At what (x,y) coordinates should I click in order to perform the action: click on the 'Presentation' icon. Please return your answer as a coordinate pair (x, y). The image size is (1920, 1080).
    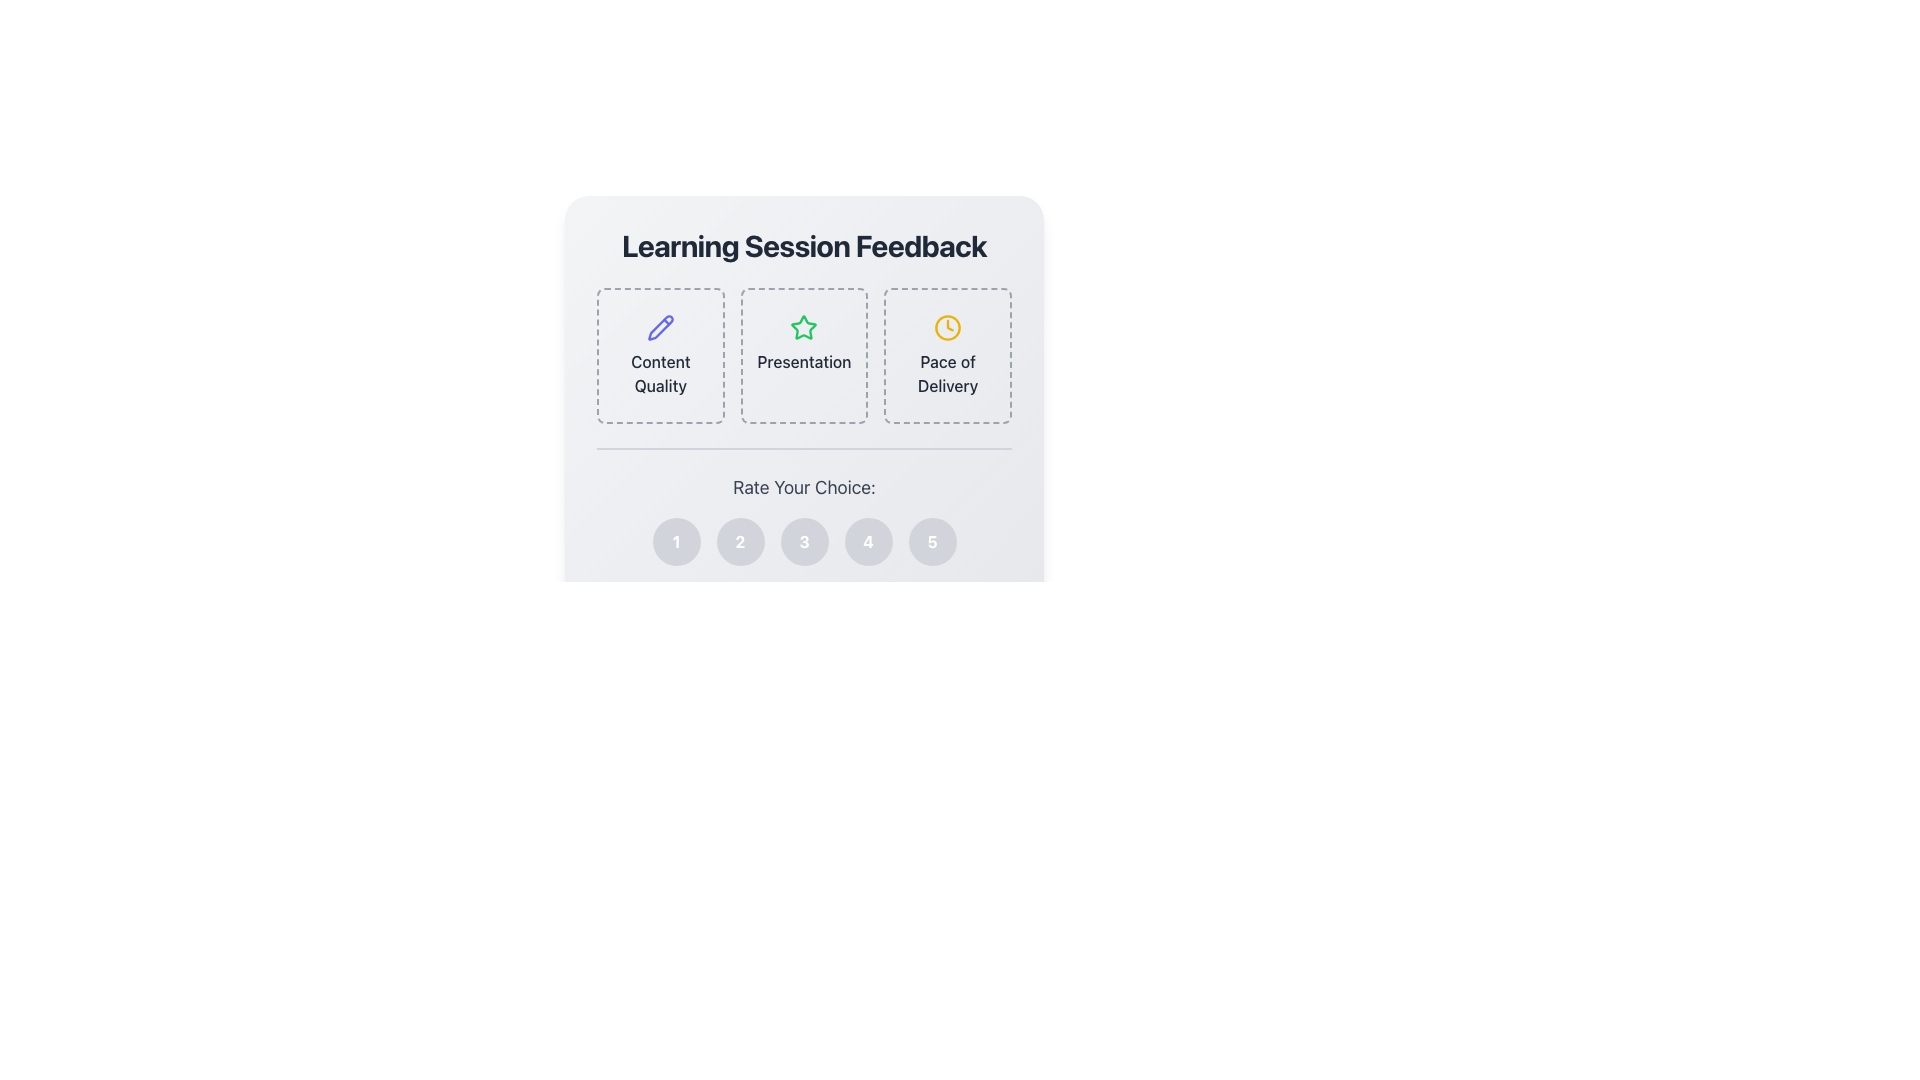
    Looking at the image, I should click on (804, 326).